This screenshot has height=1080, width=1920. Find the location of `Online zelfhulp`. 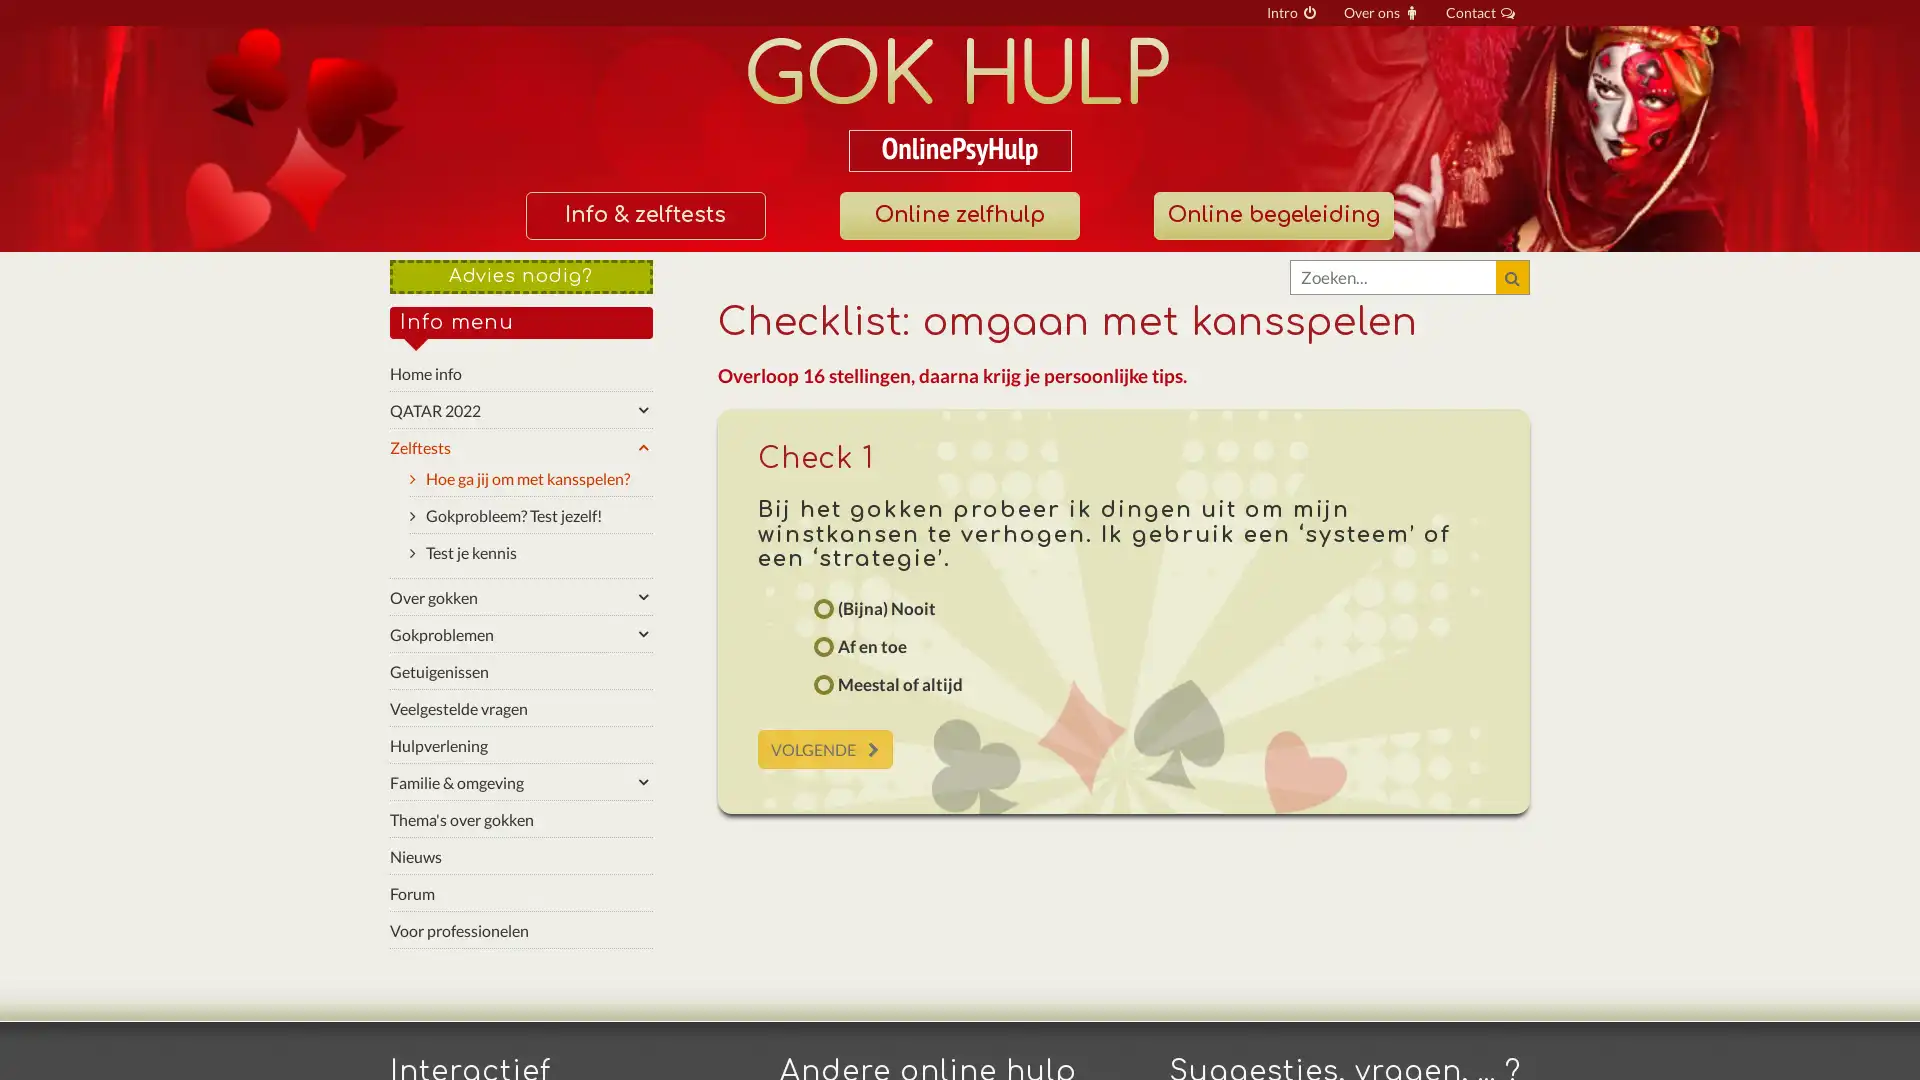

Online zelfhulp is located at coordinates (958, 215).